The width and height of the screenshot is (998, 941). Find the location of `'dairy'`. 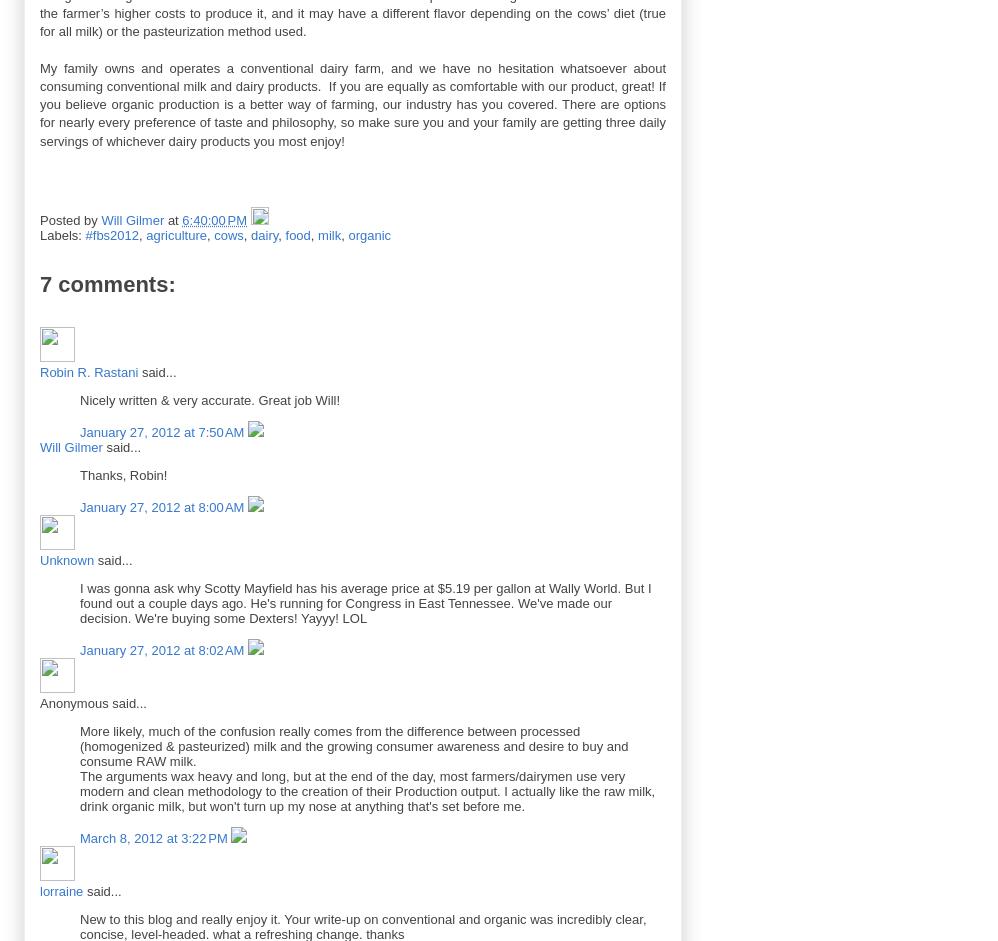

'dairy' is located at coordinates (250, 233).